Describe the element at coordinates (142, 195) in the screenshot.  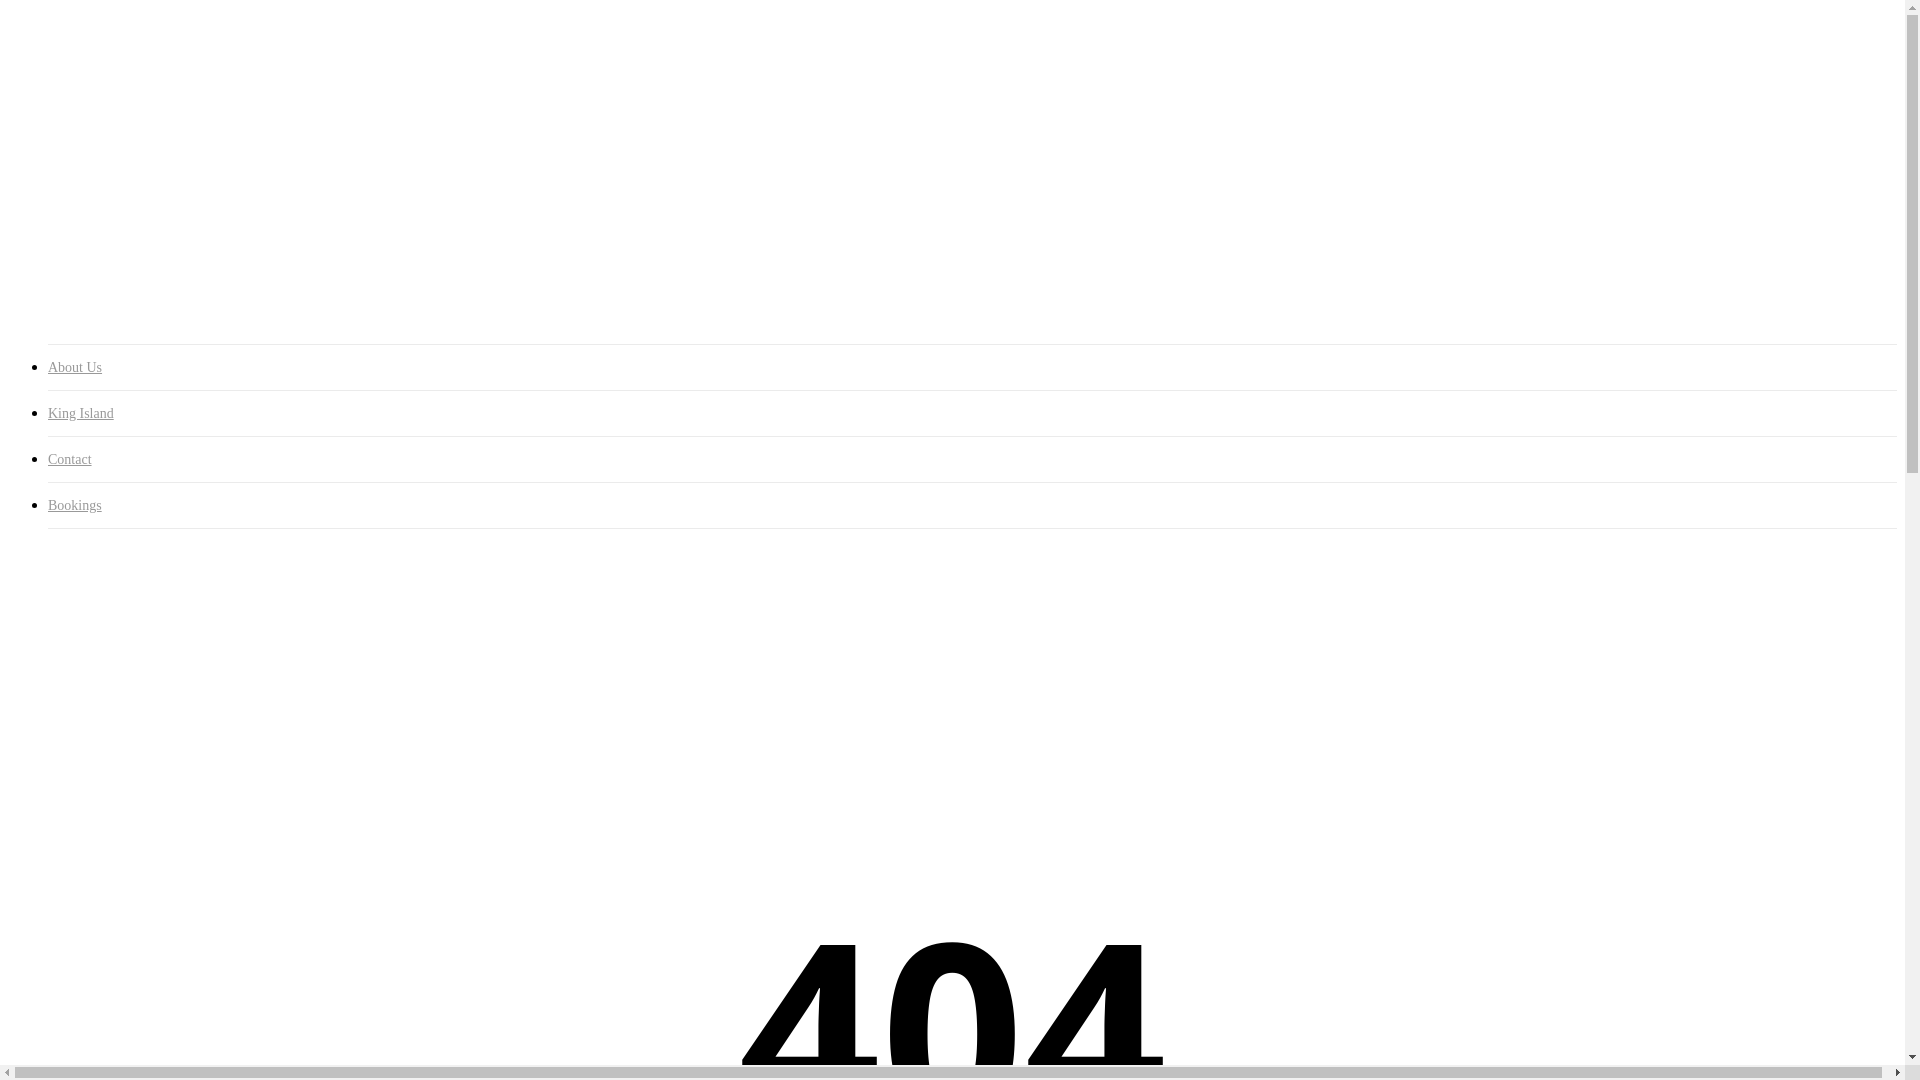
I see `'Helm Hideaways'` at that location.